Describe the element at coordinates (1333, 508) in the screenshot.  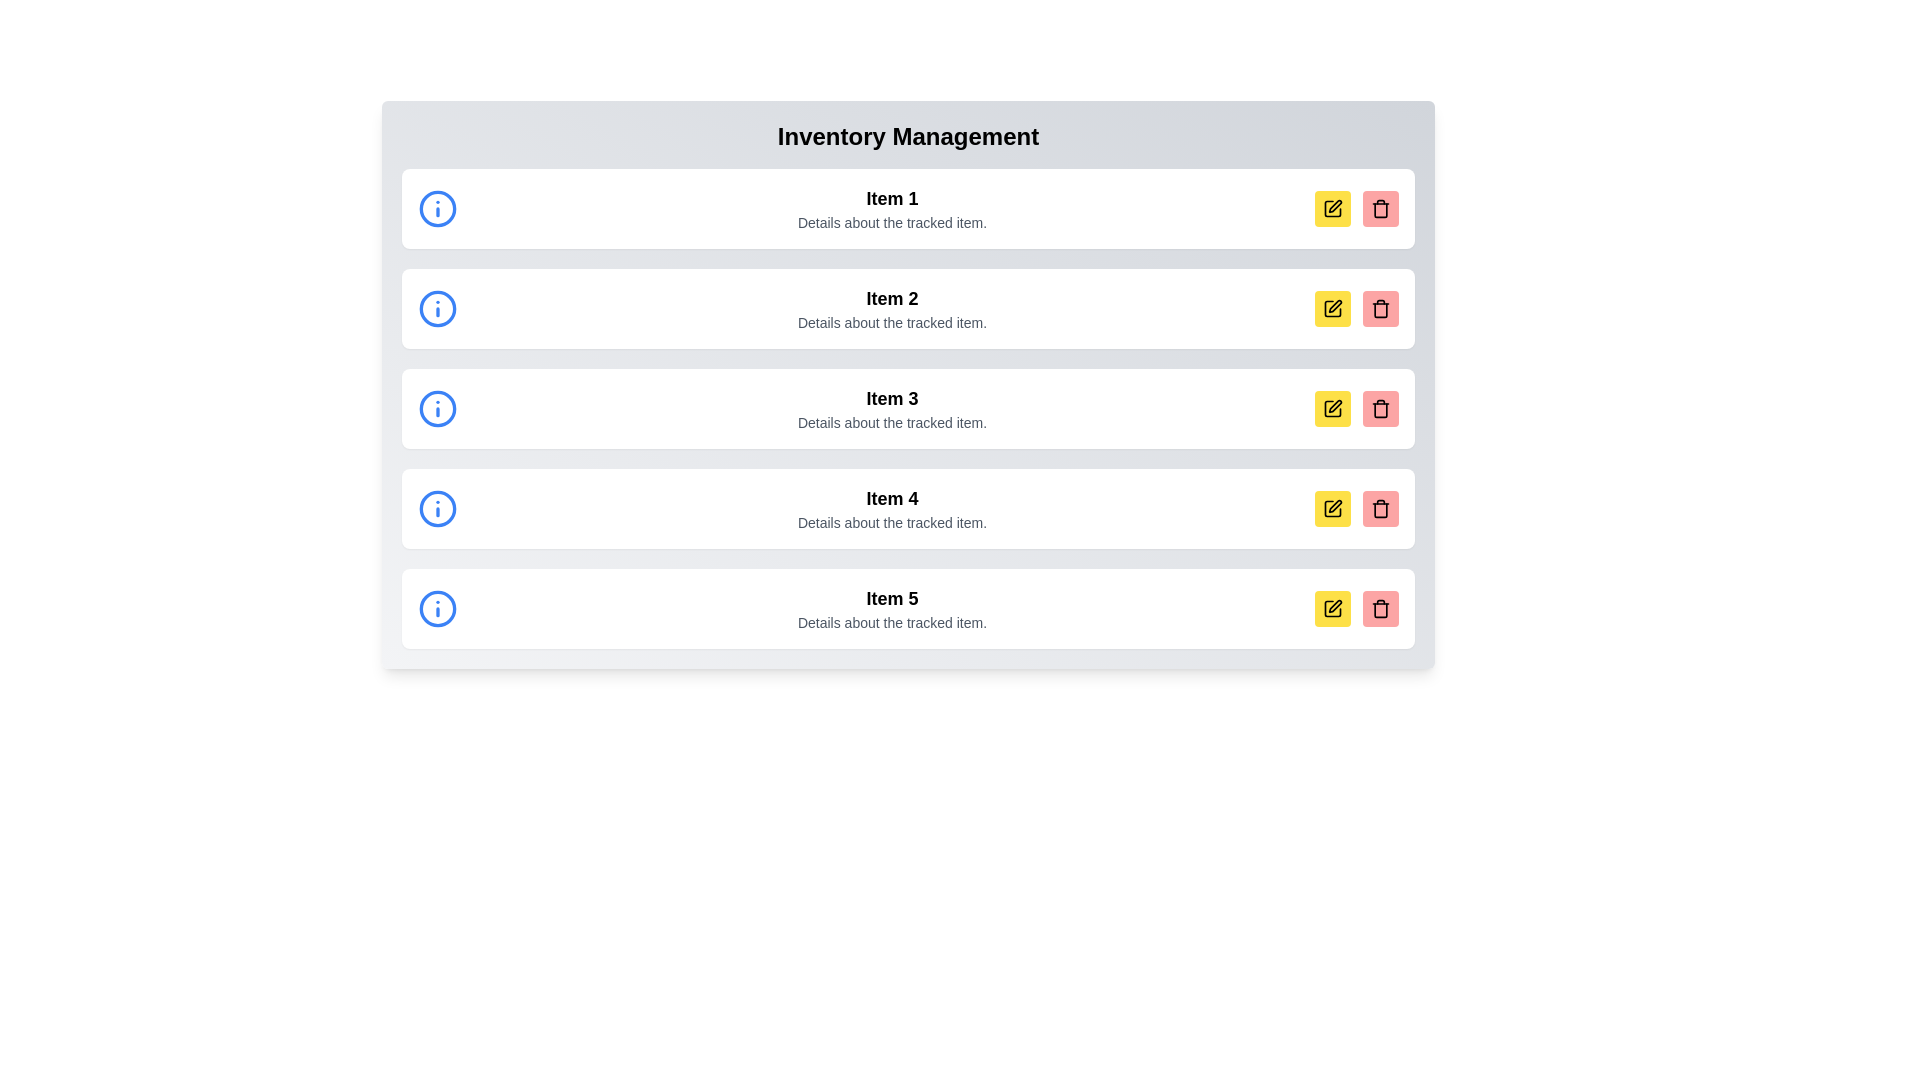
I see `the edit button located in the fourth row of the 'Inventory Management' section` at that location.